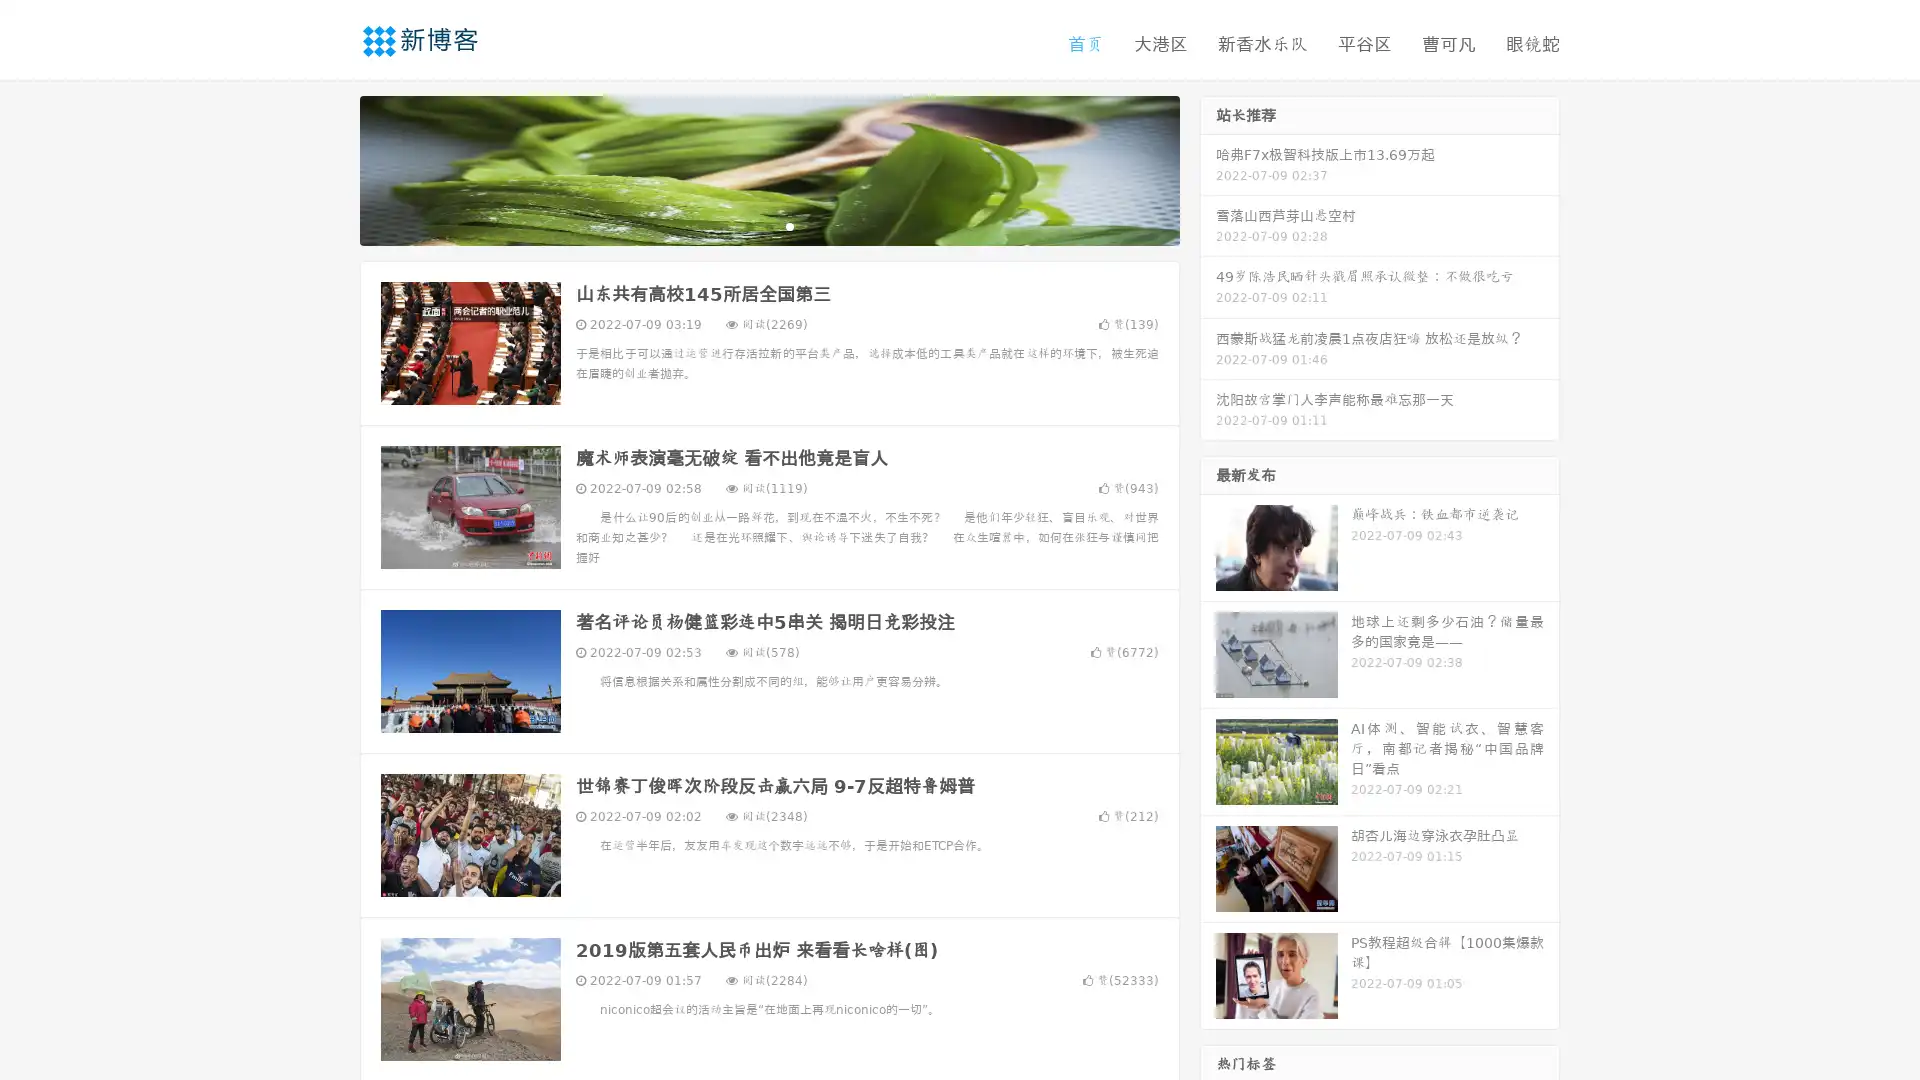 This screenshot has height=1080, width=1920. Describe the element at coordinates (768, 225) in the screenshot. I see `Go to slide 2` at that location.